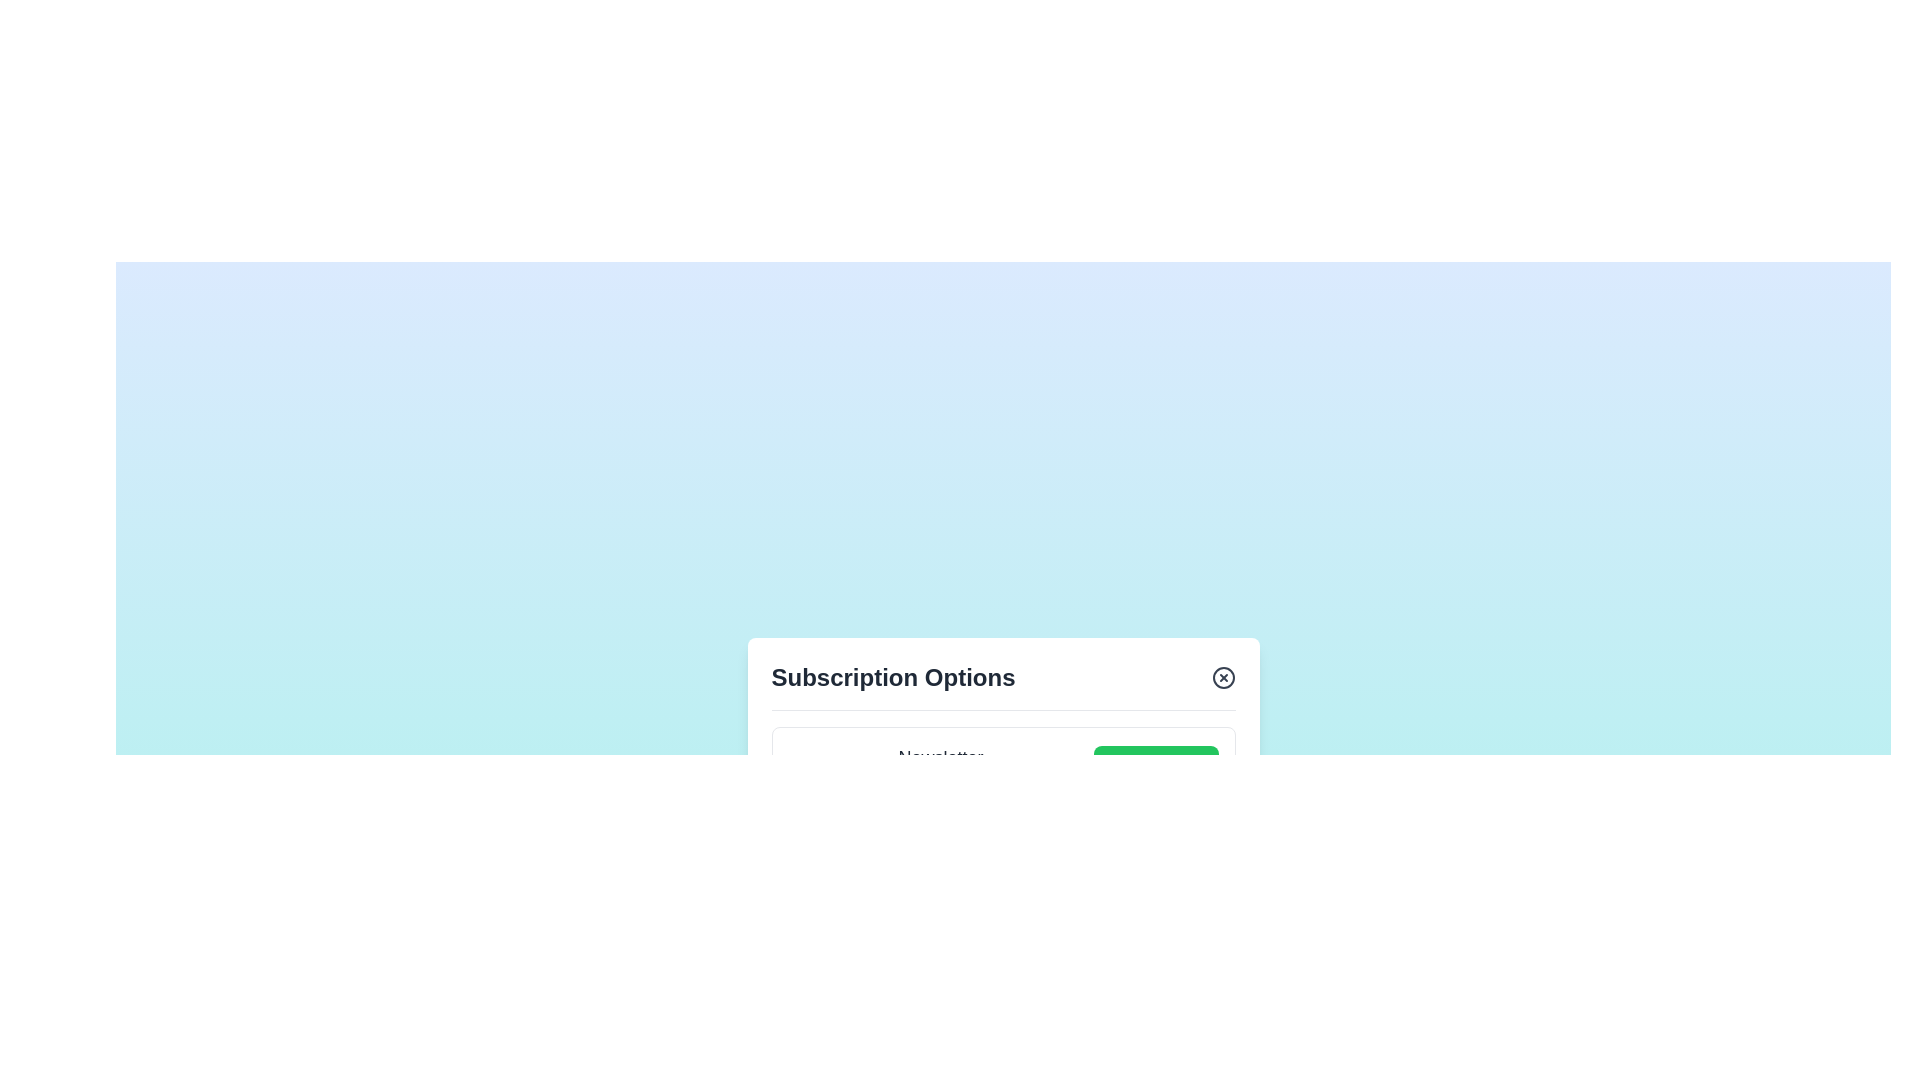 This screenshot has height=1080, width=1920. I want to click on the 'Subscribe' button for Newsletter, so click(1156, 777).